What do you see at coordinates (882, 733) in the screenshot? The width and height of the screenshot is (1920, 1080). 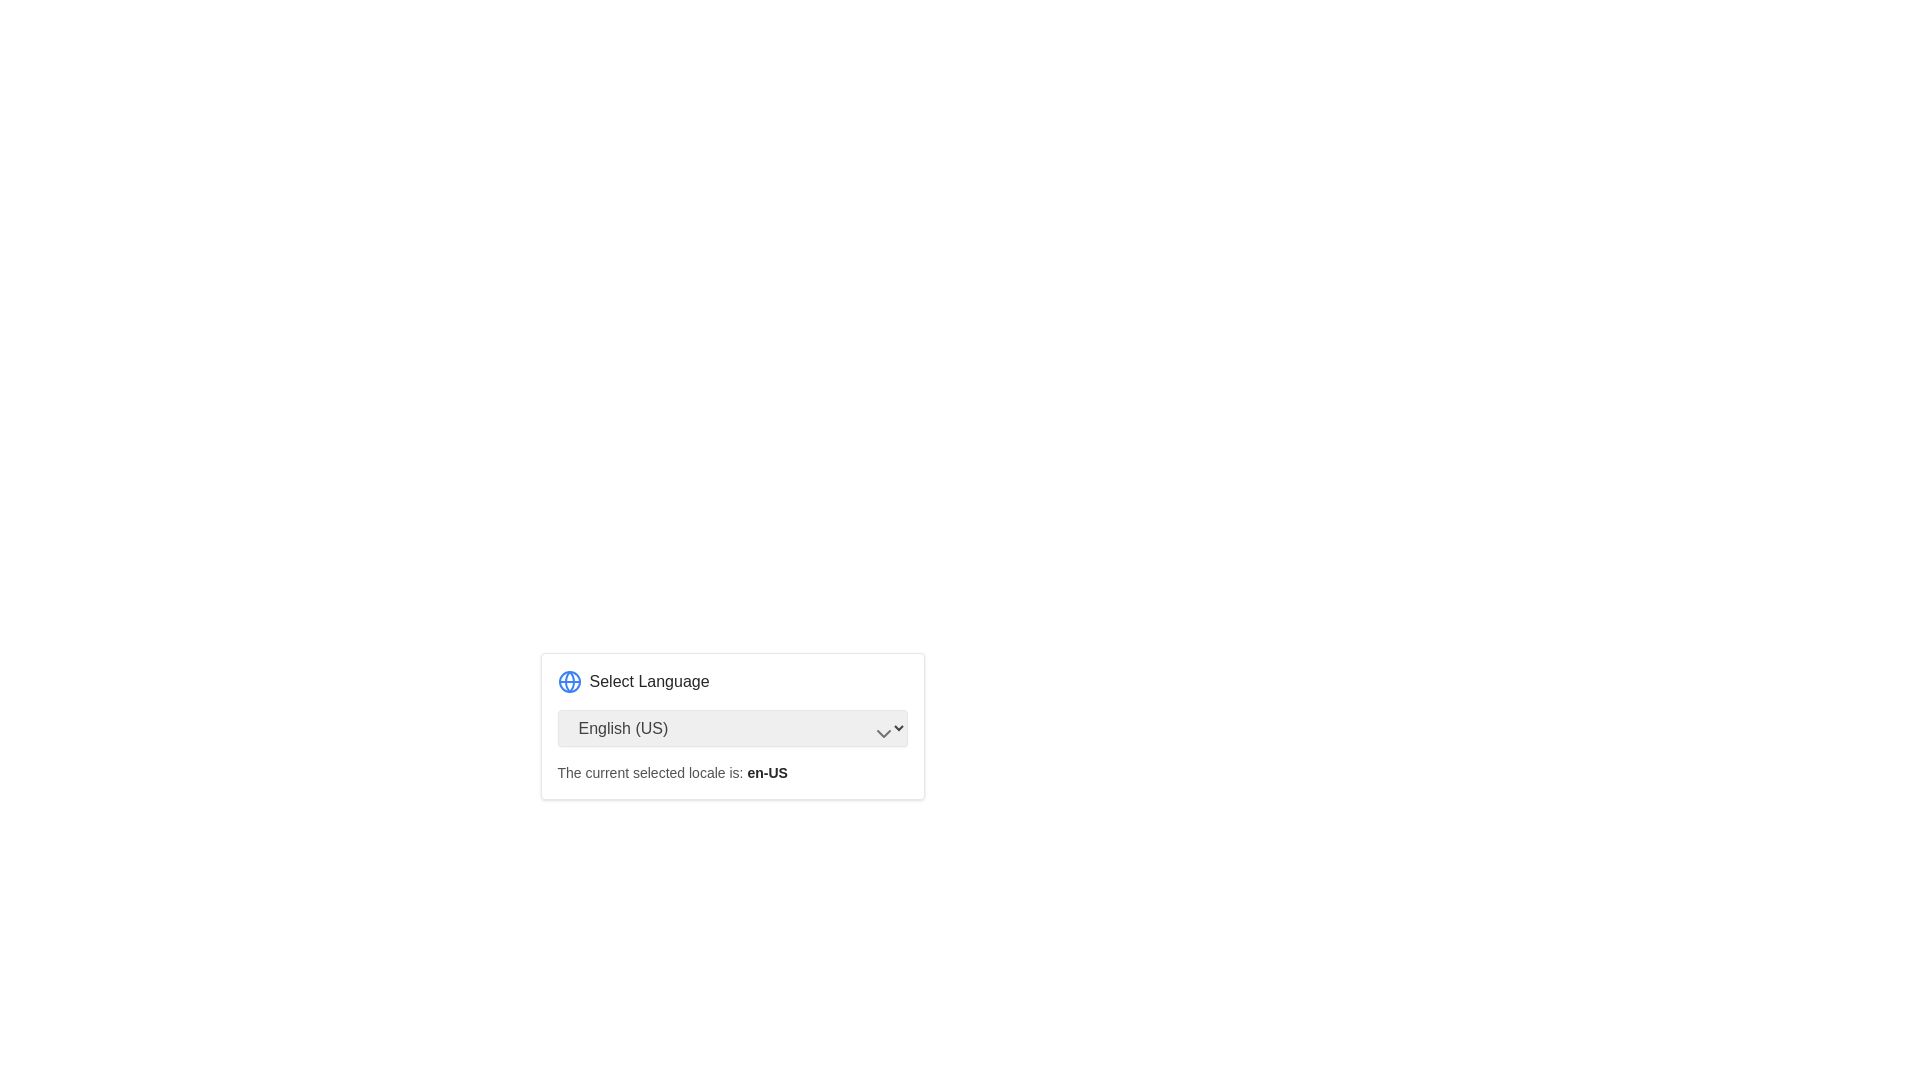 I see `the chevron icon located on the right side of the 'English (US)' dropdown` at bounding box center [882, 733].